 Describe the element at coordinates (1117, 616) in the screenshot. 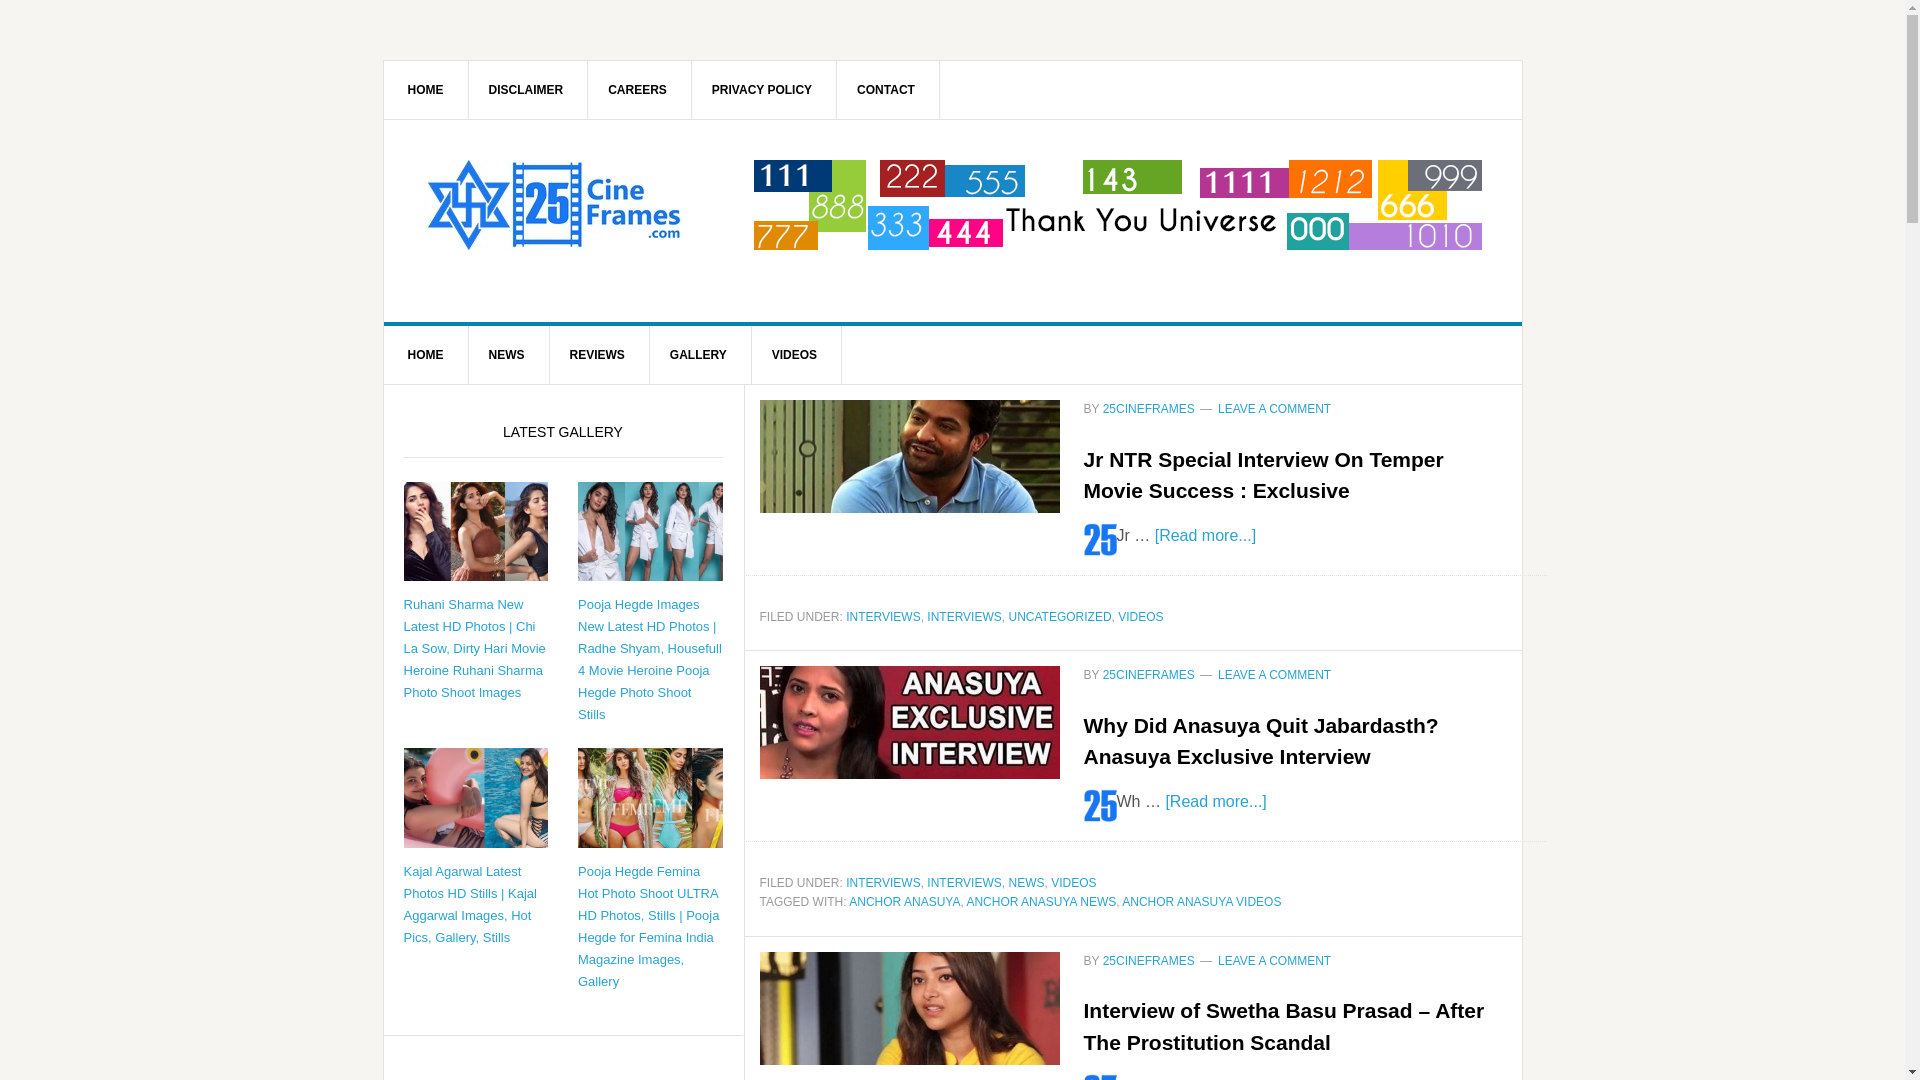

I see `'VIDEOS'` at that location.